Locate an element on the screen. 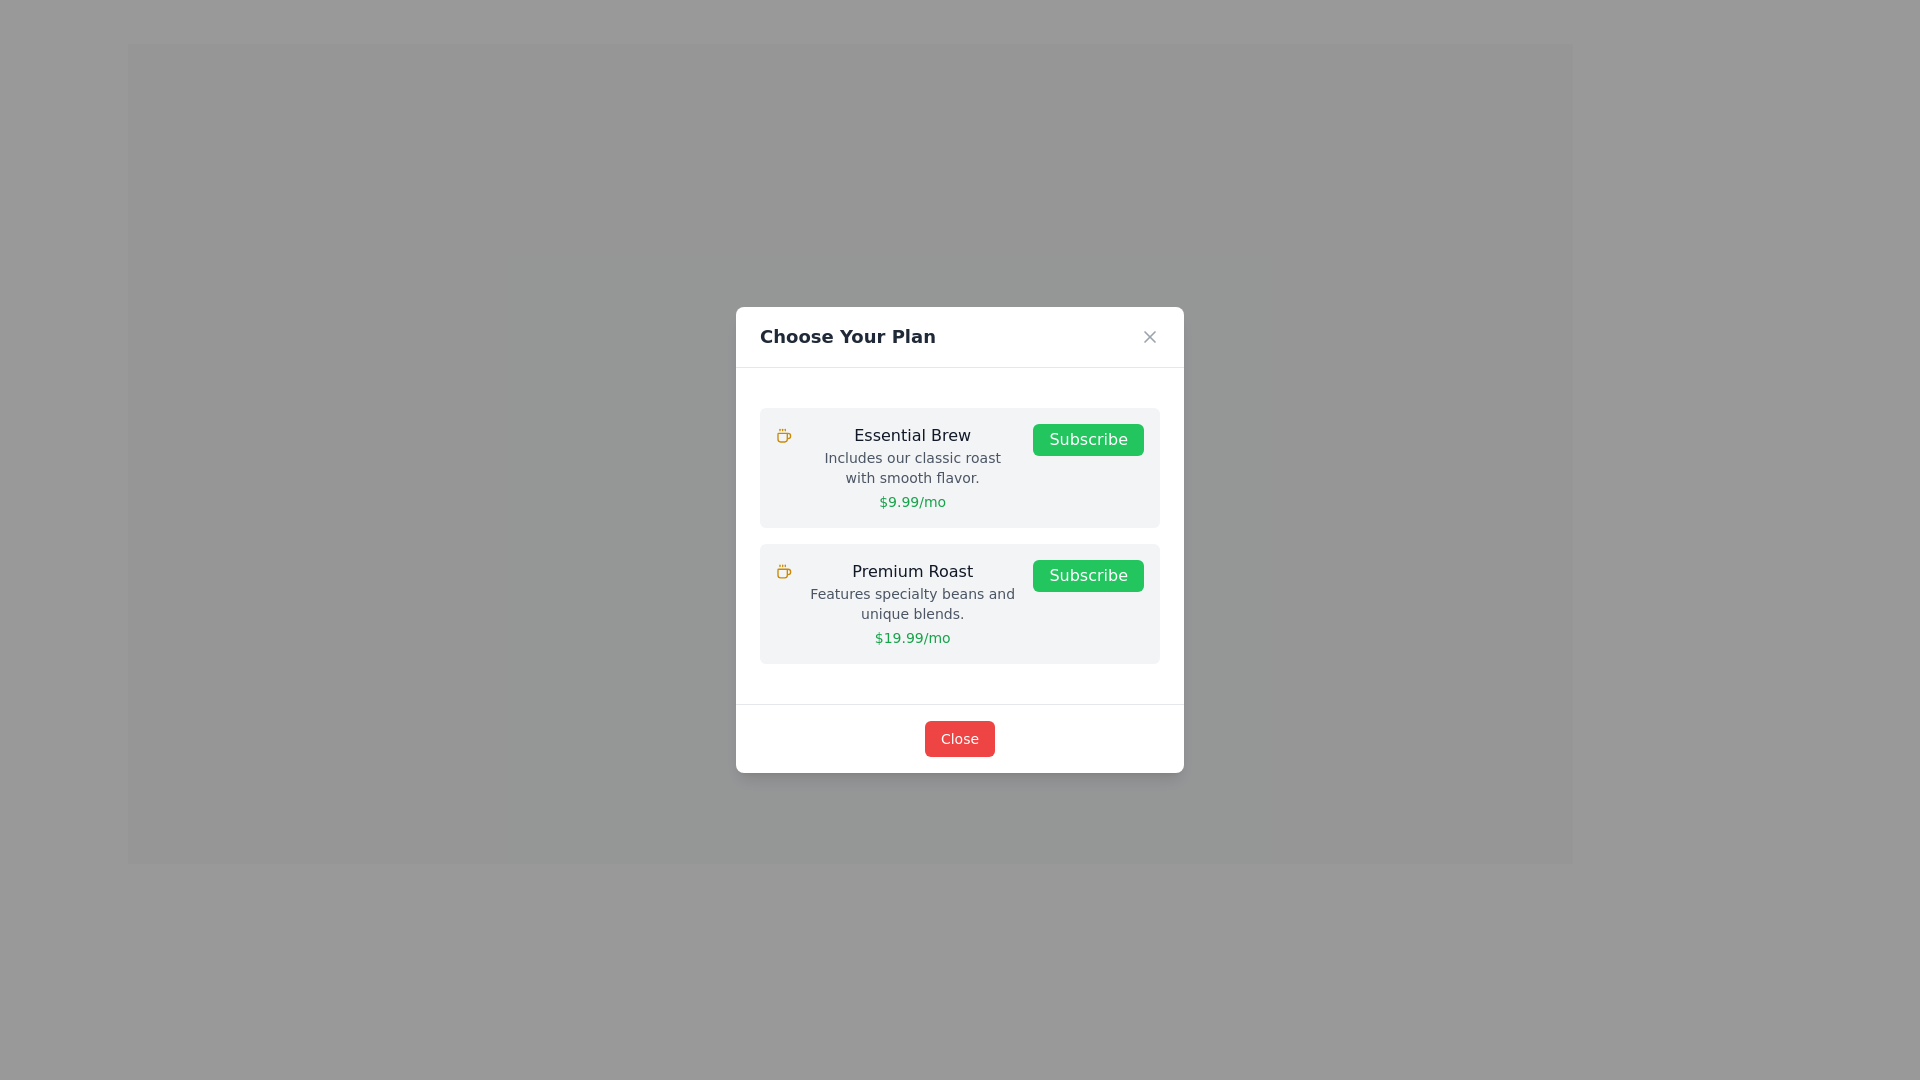  the 'Close' button with a red background and white text is located at coordinates (960, 739).